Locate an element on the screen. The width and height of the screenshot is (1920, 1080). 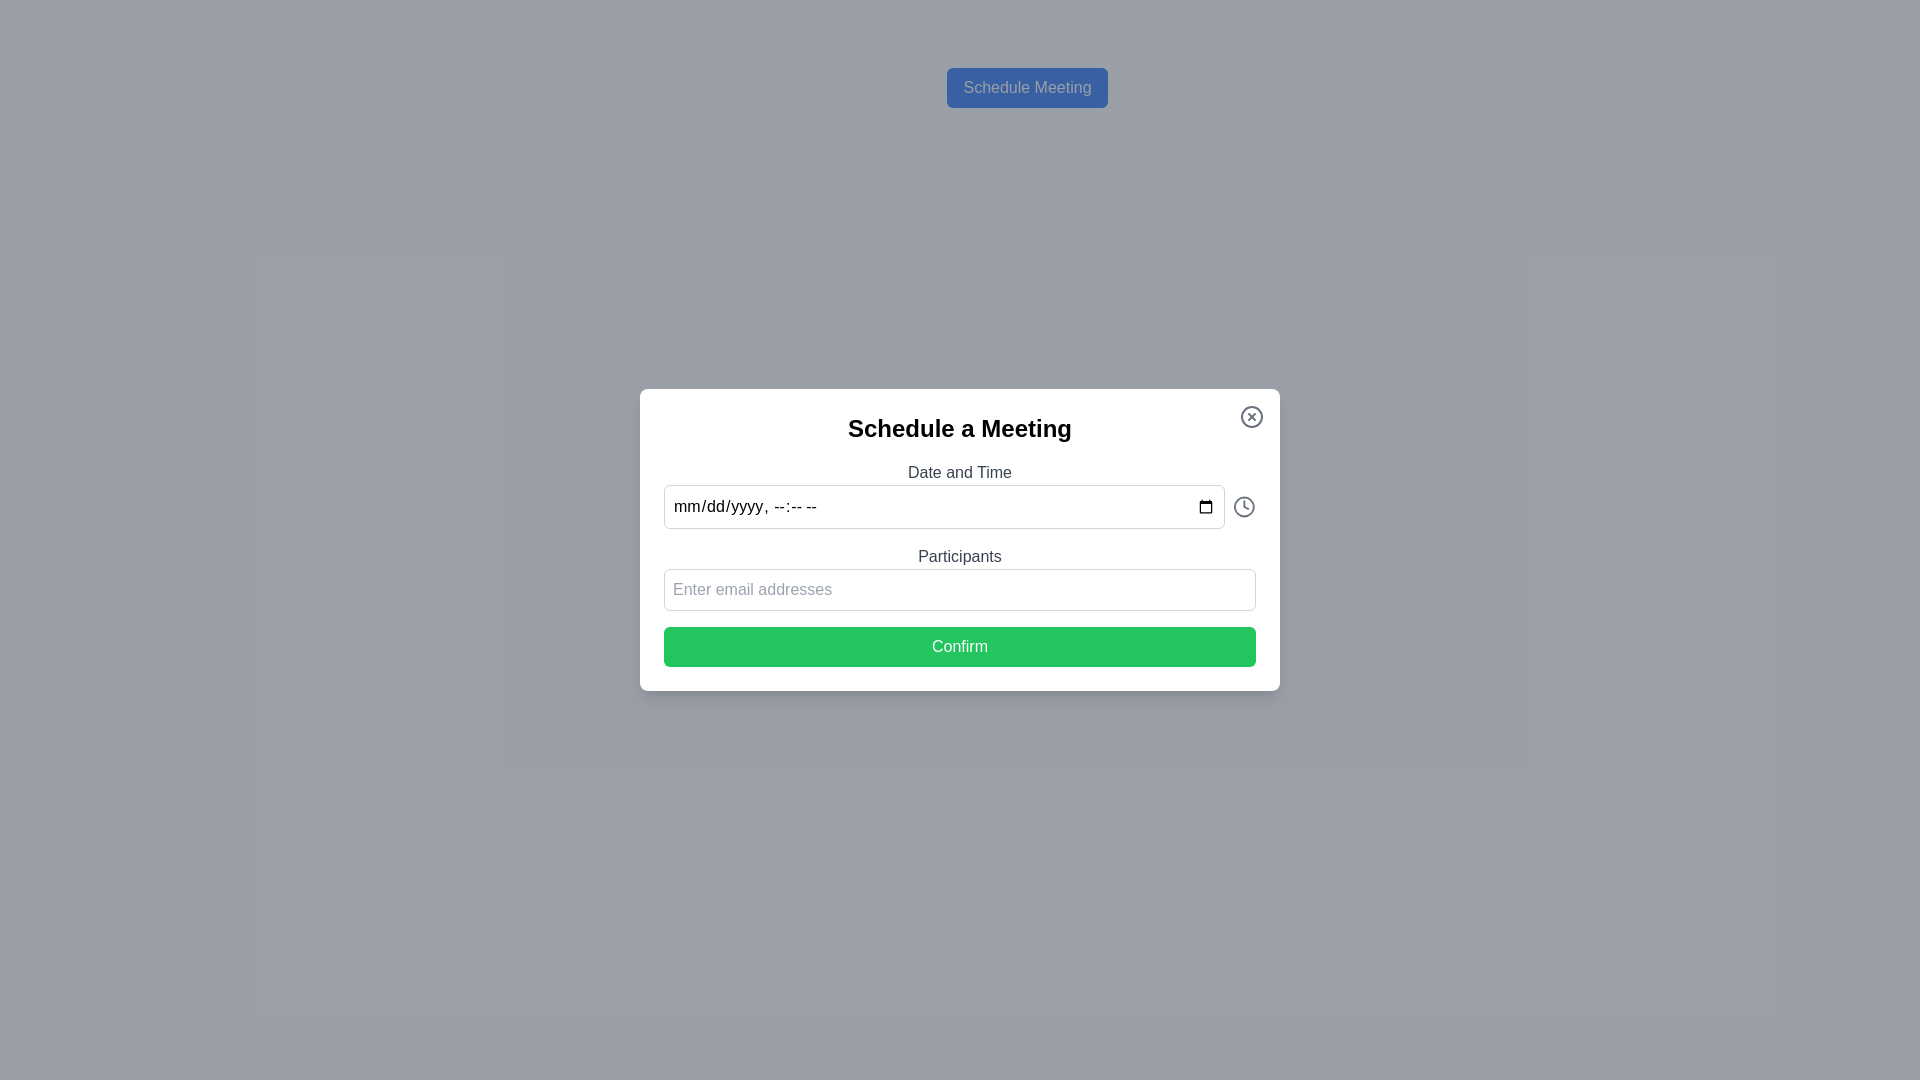
the circular icon button with a stroke outline located in the top-right corner of the 'Schedule a Meeting' modal is located at coordinates (1251, 415).